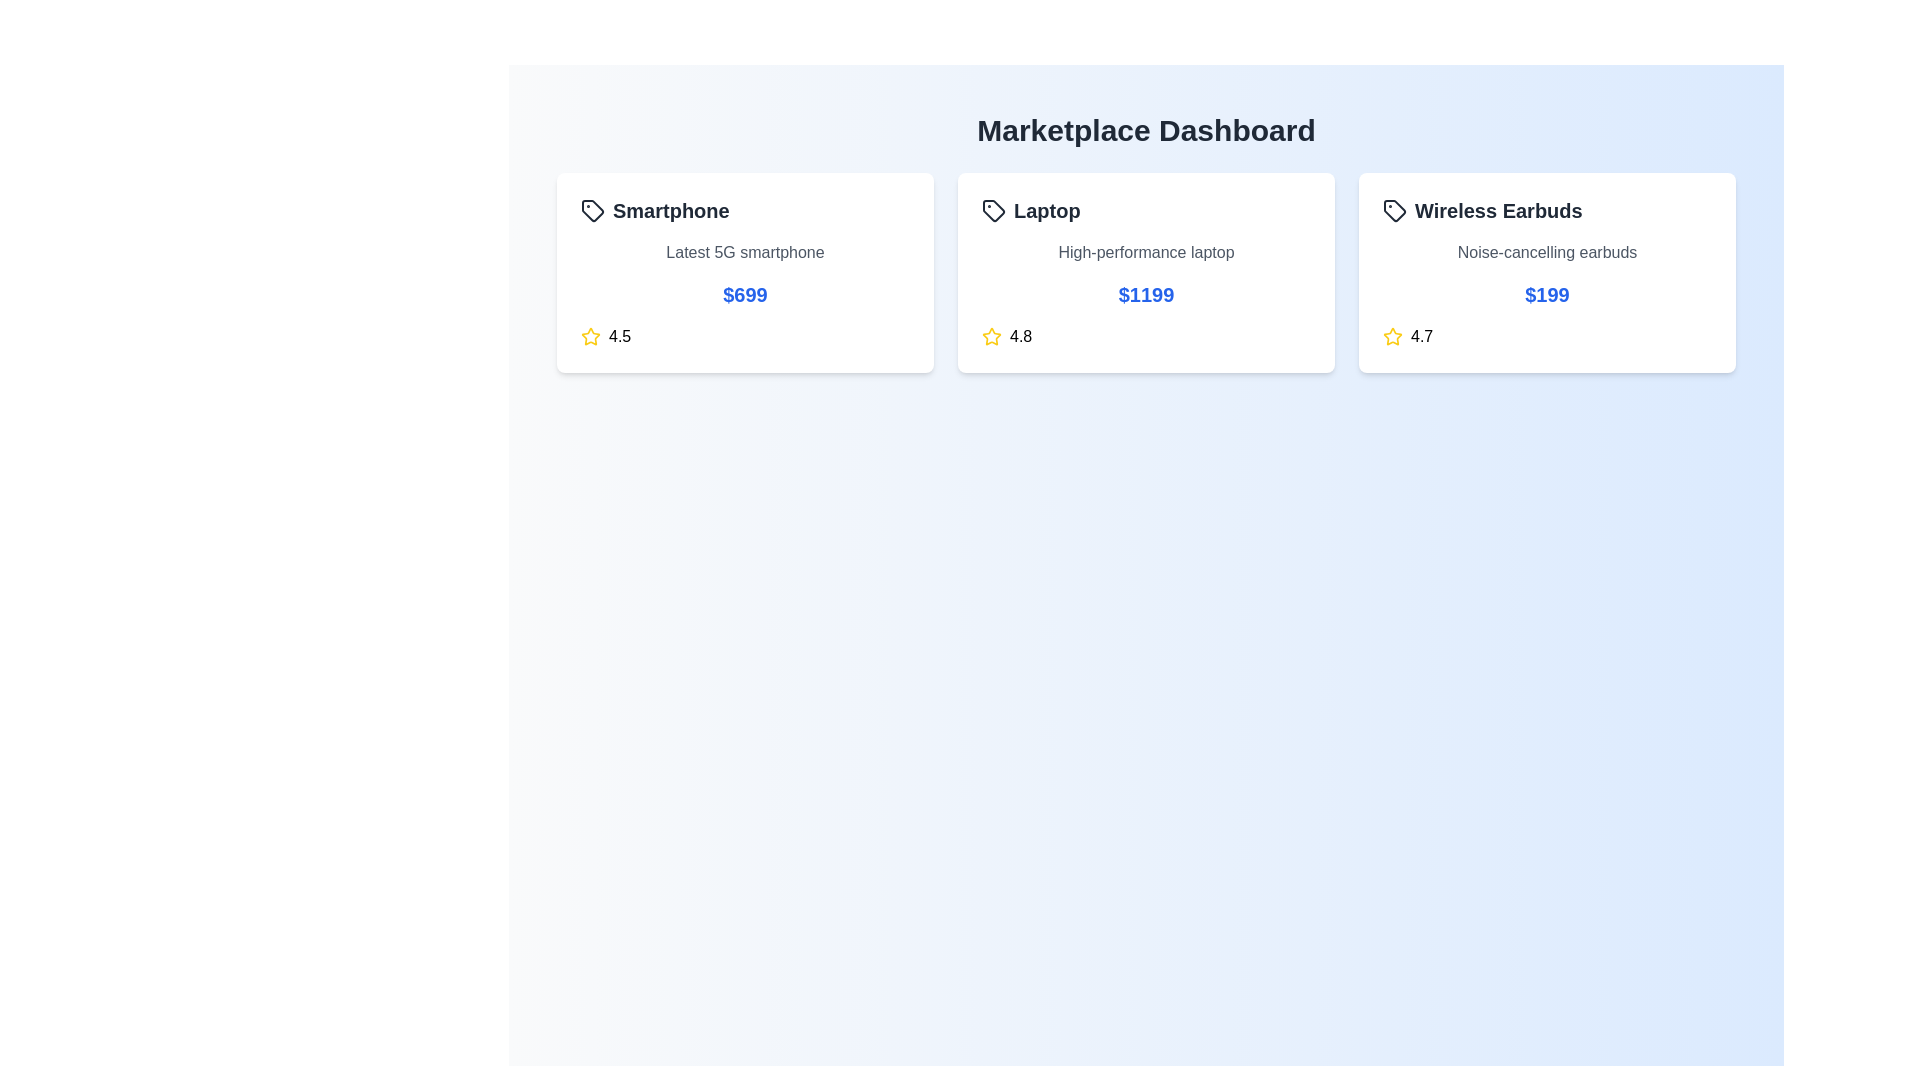 The image size is (1920, 1080). I want to click on the Star icon in the rating widget of the 'Wireless Earbuds' card, so click(1391, 335).